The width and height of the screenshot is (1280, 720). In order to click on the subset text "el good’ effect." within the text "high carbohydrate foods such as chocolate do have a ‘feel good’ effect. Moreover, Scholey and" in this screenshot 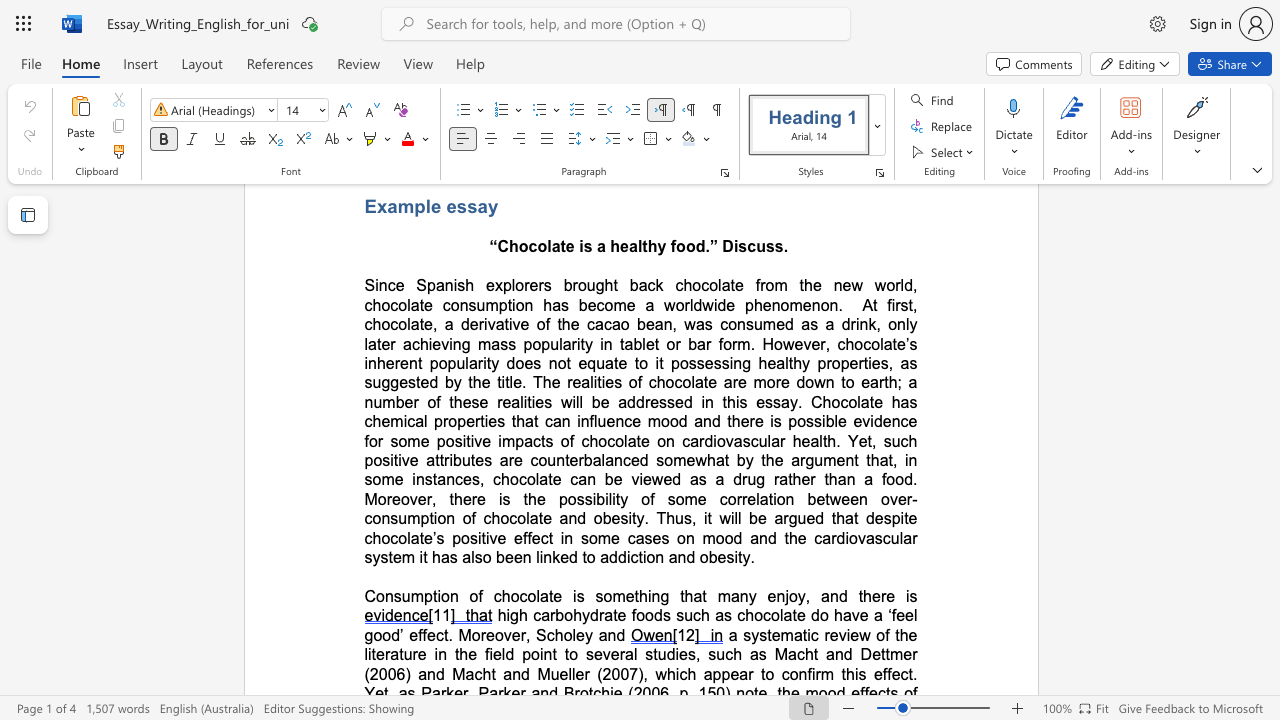, I will do `click(904, 614)`.